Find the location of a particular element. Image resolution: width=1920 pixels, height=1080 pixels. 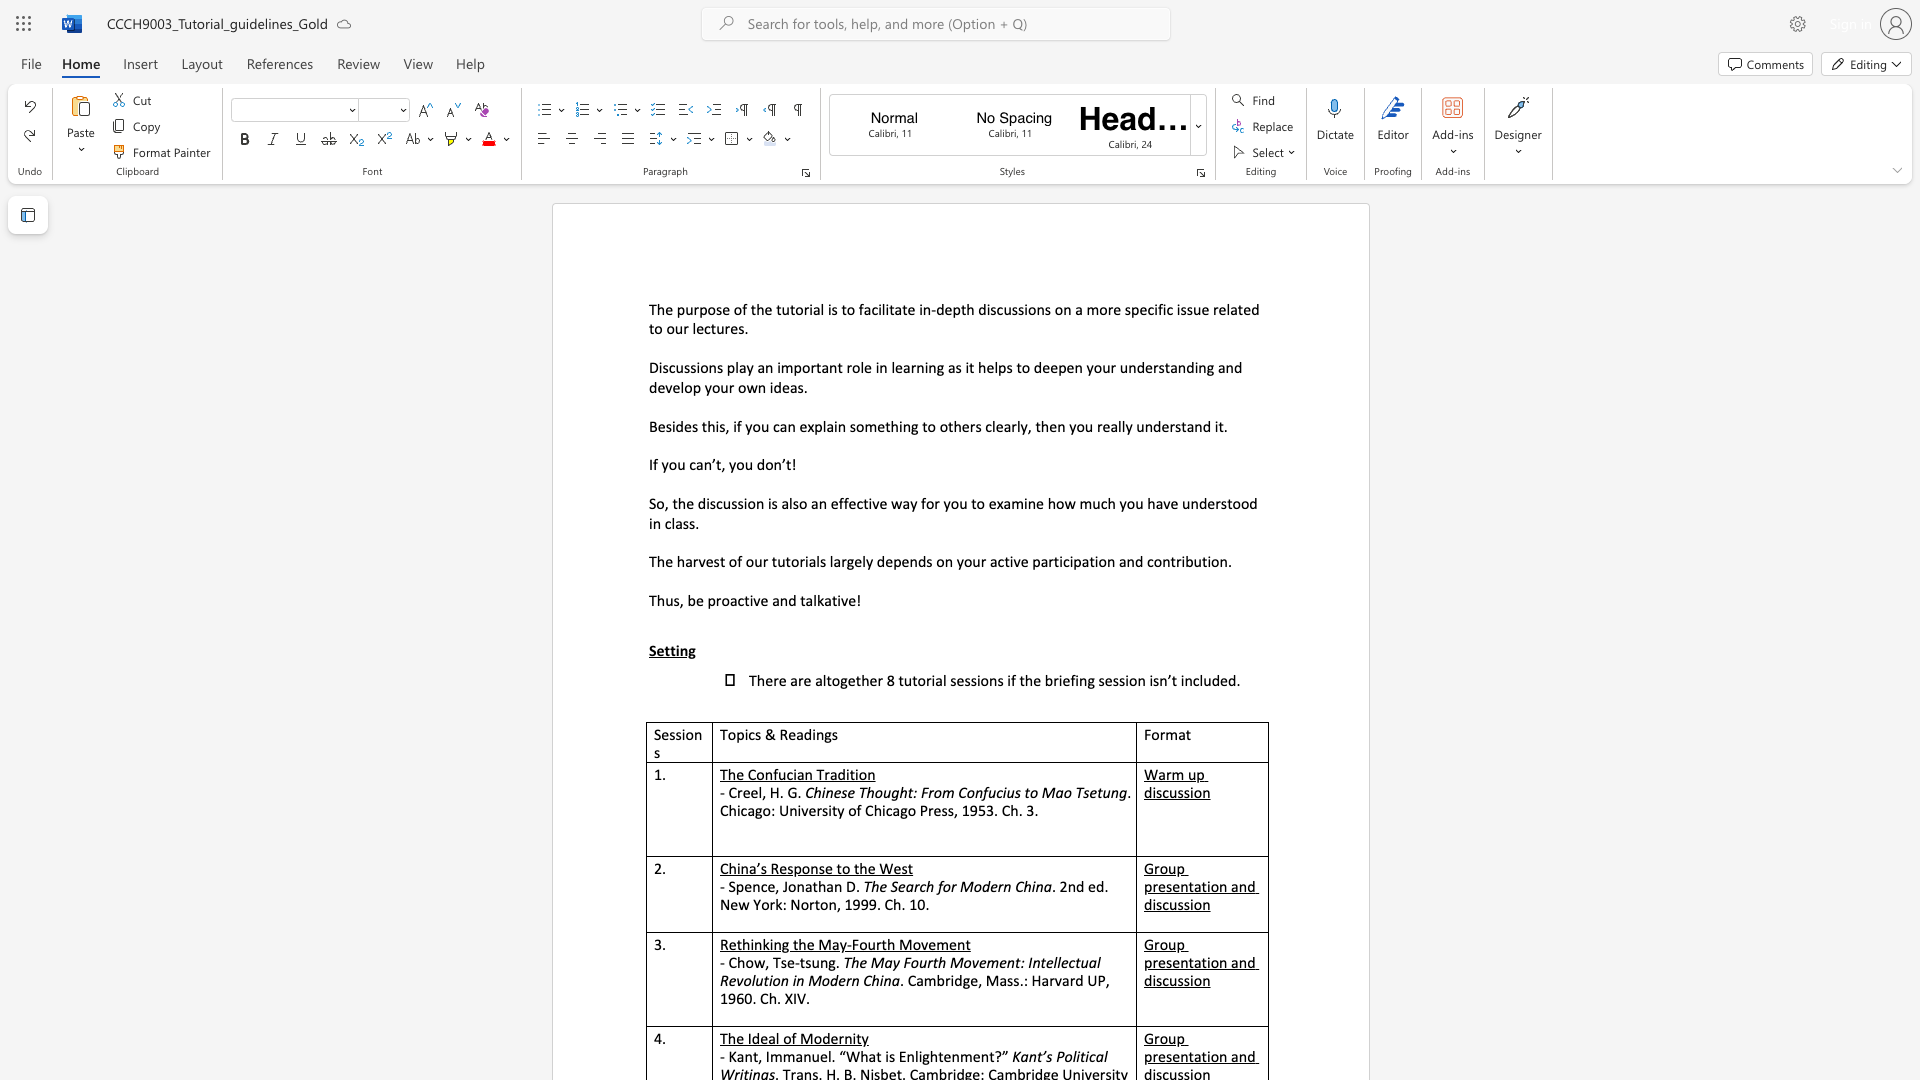

the space between the continuous character "o" and "n" in the text is located at coordinates (974, 791).